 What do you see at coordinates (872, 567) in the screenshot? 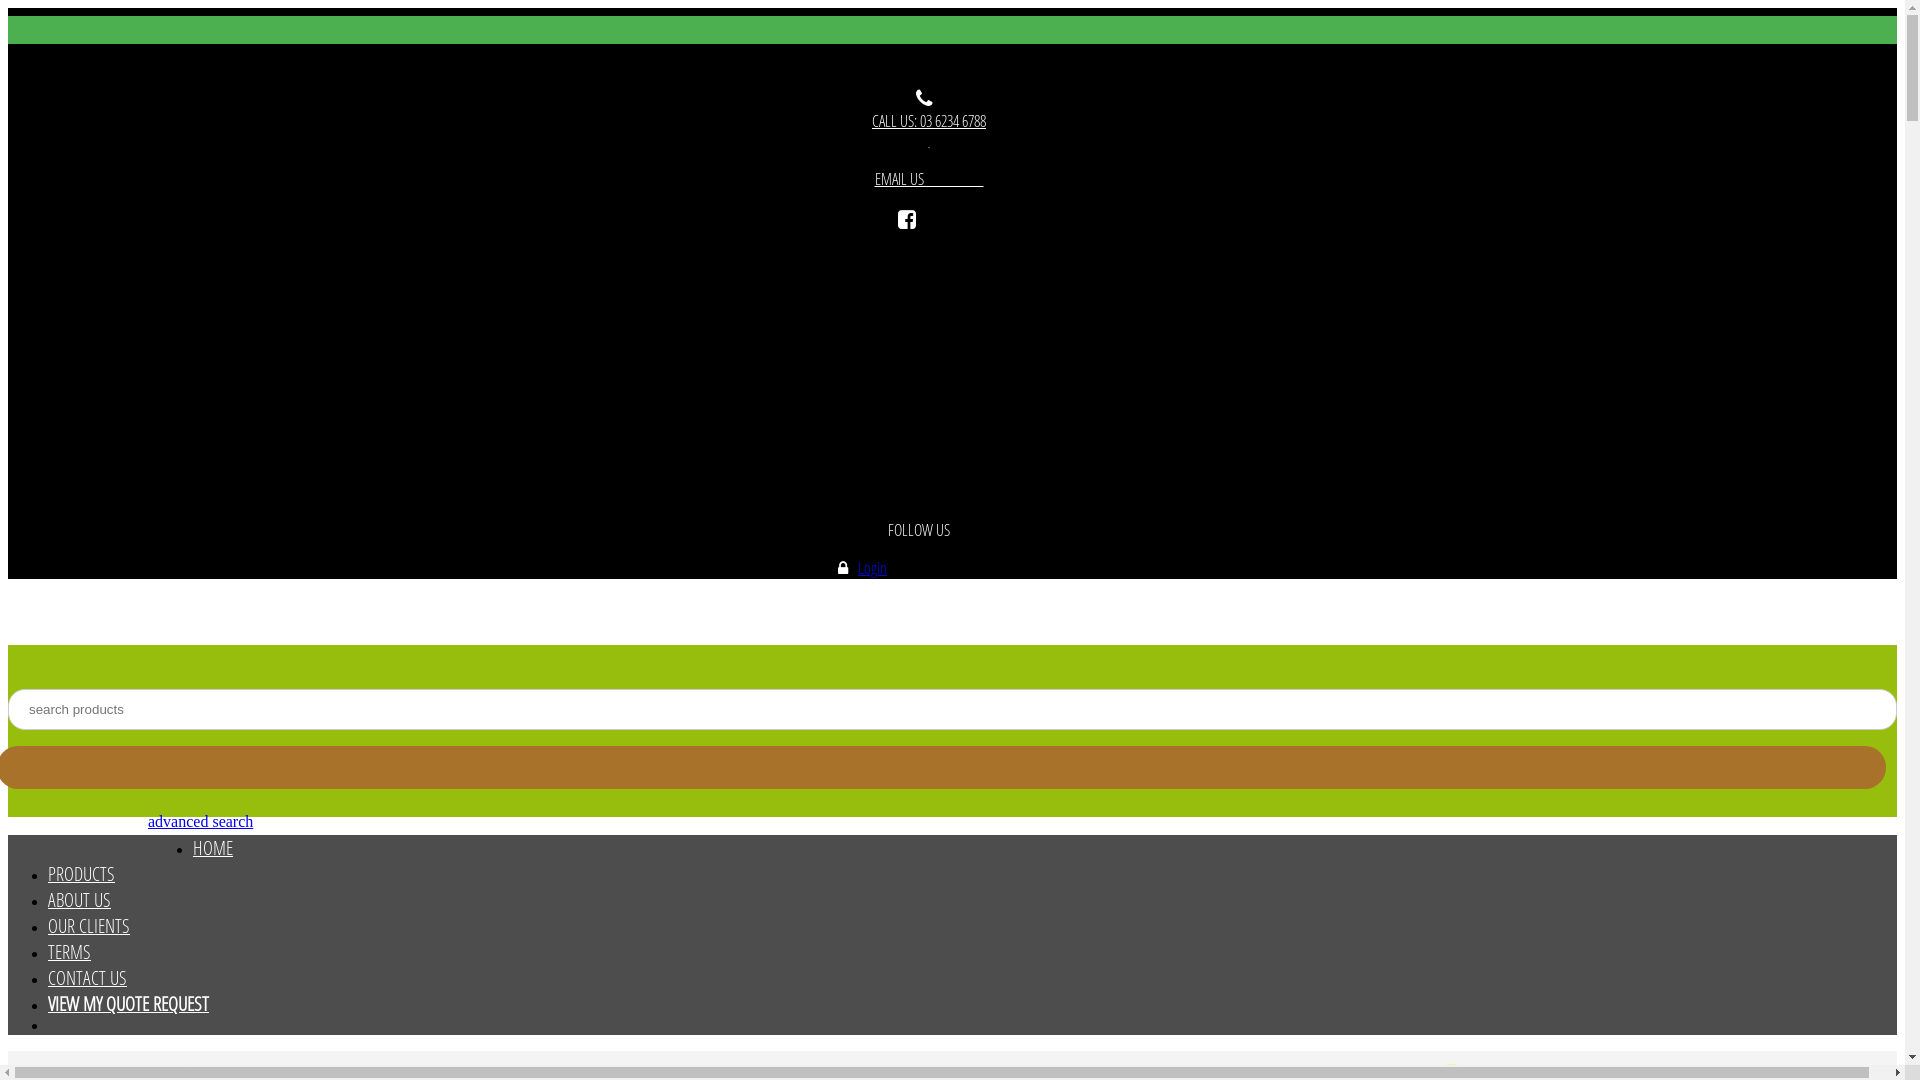
I see `'Login'` at bounding box center [872, 567].